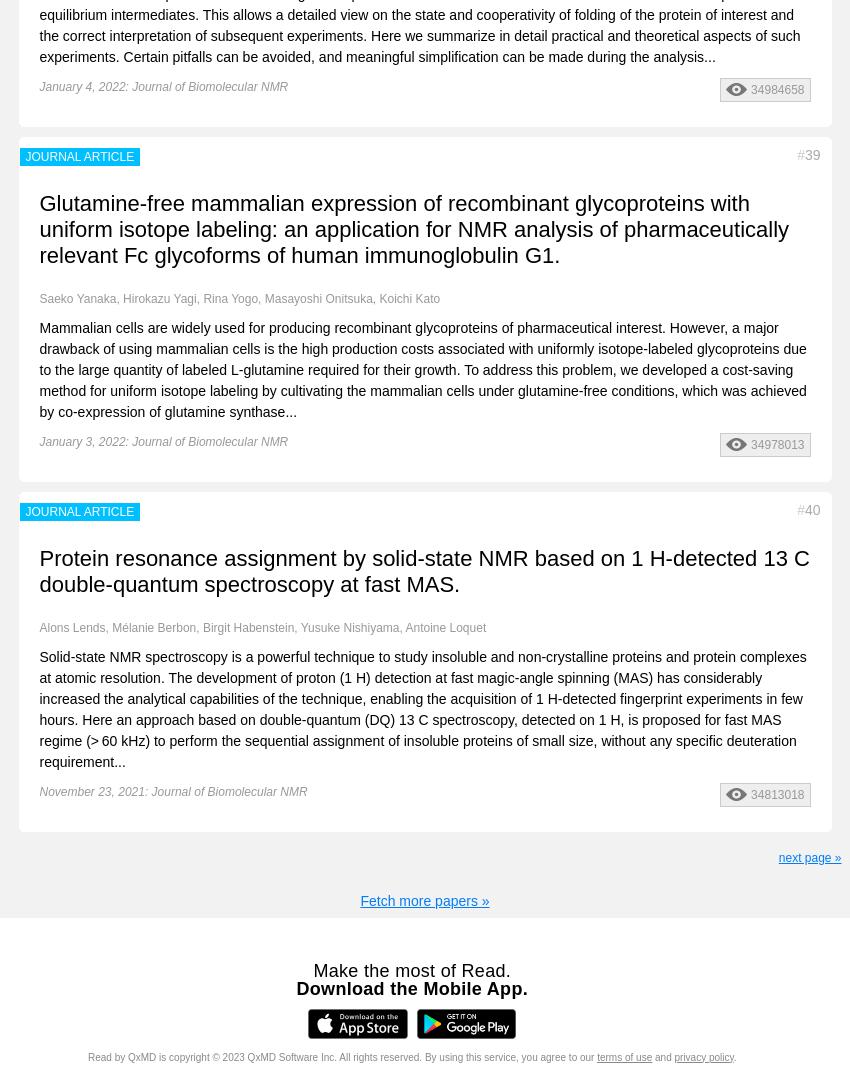  I want to click on 'November 23, 2021: Journal of Biomolecular NMR', so click(171, 790).